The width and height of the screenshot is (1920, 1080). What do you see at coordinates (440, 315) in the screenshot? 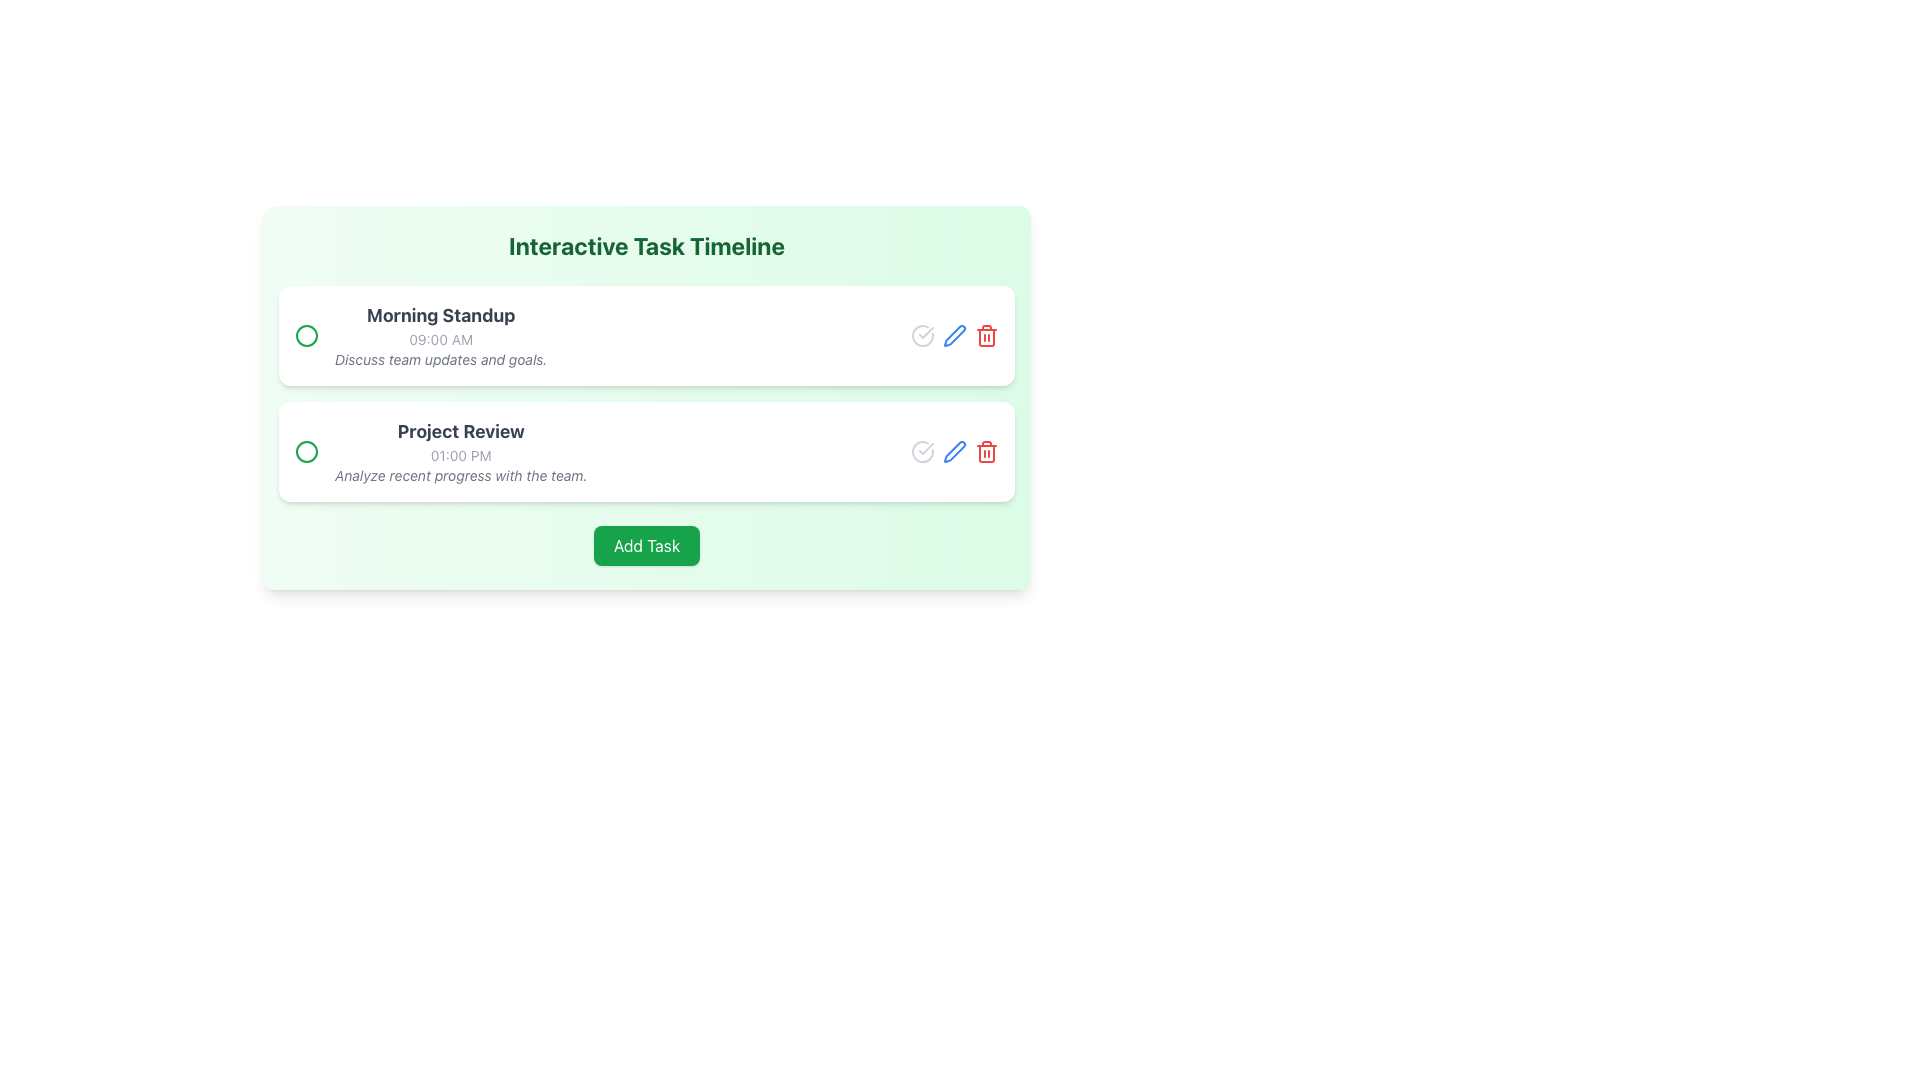
I see `the header/title element located at the top of the first task card on the timeline interface` at bounding box center [440, 315].